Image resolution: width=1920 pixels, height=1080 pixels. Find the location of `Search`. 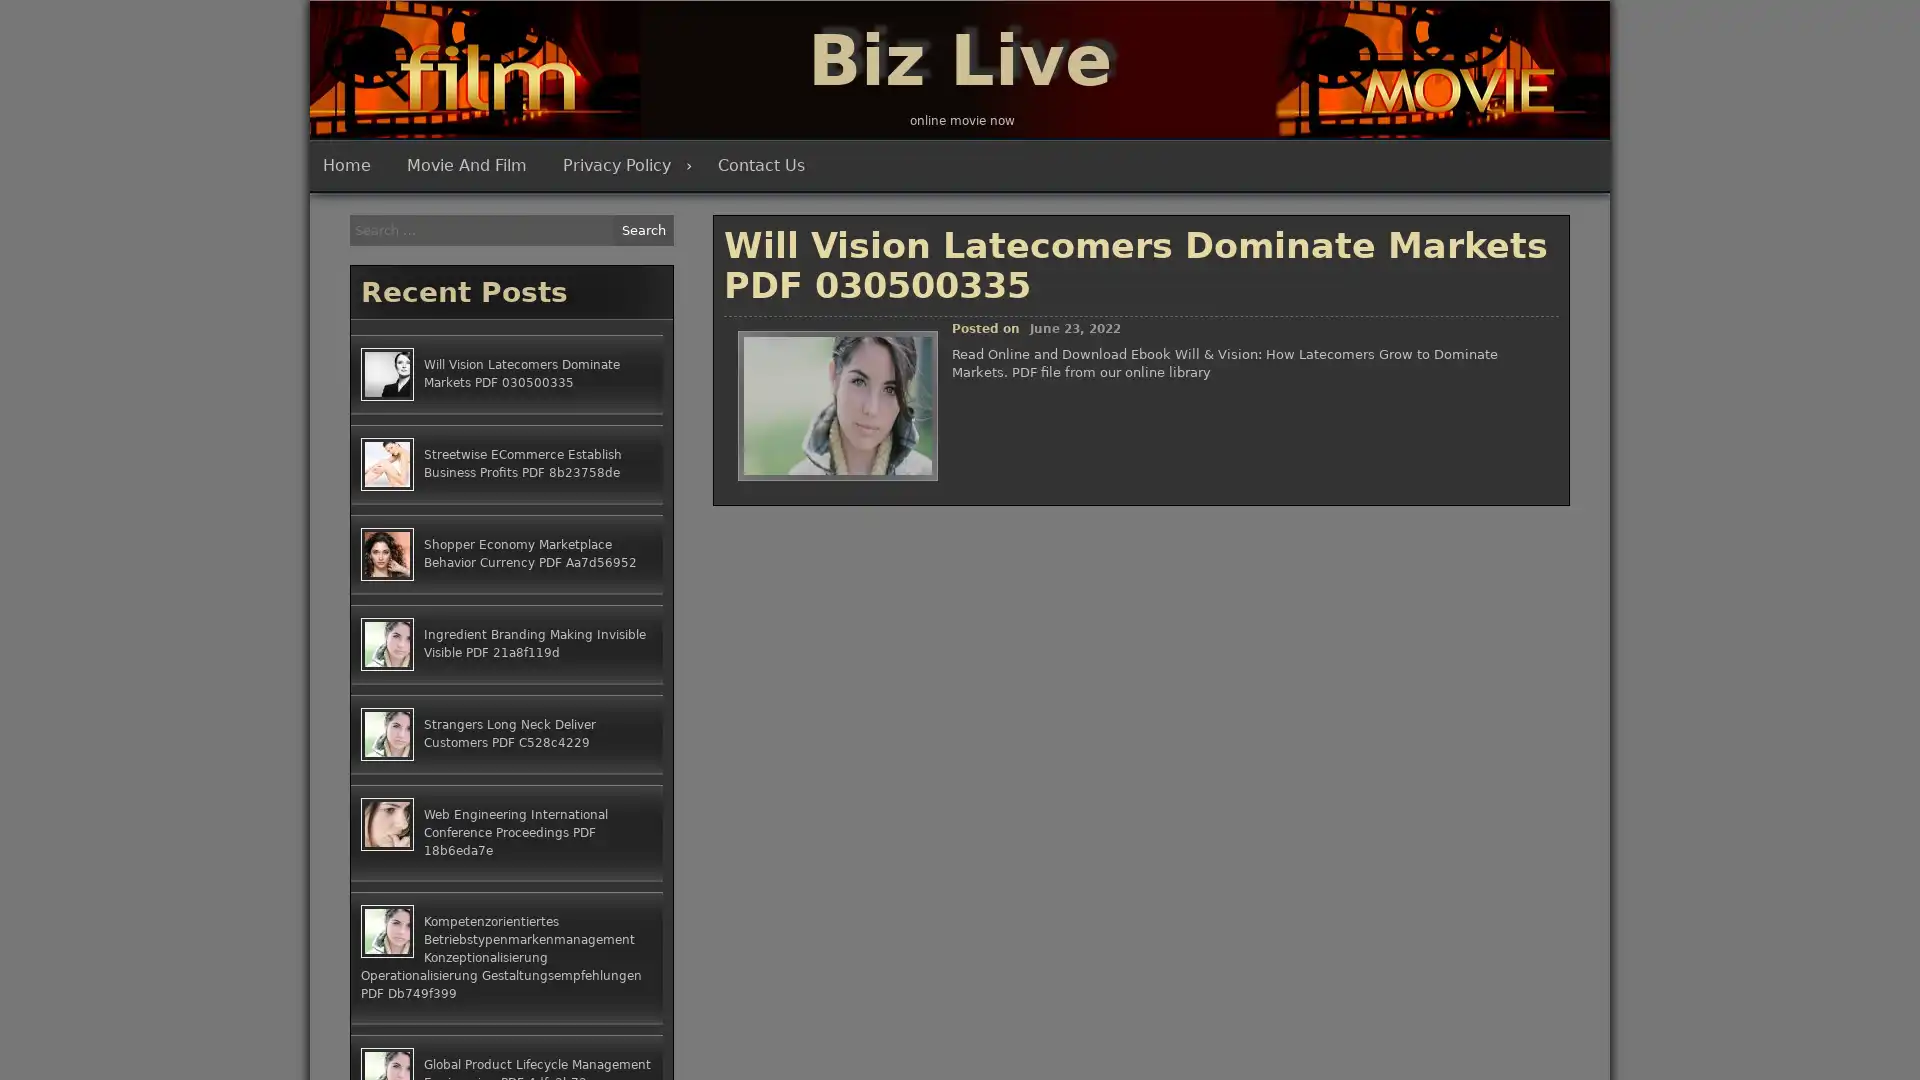

Search is located at coordinates (643, 229).